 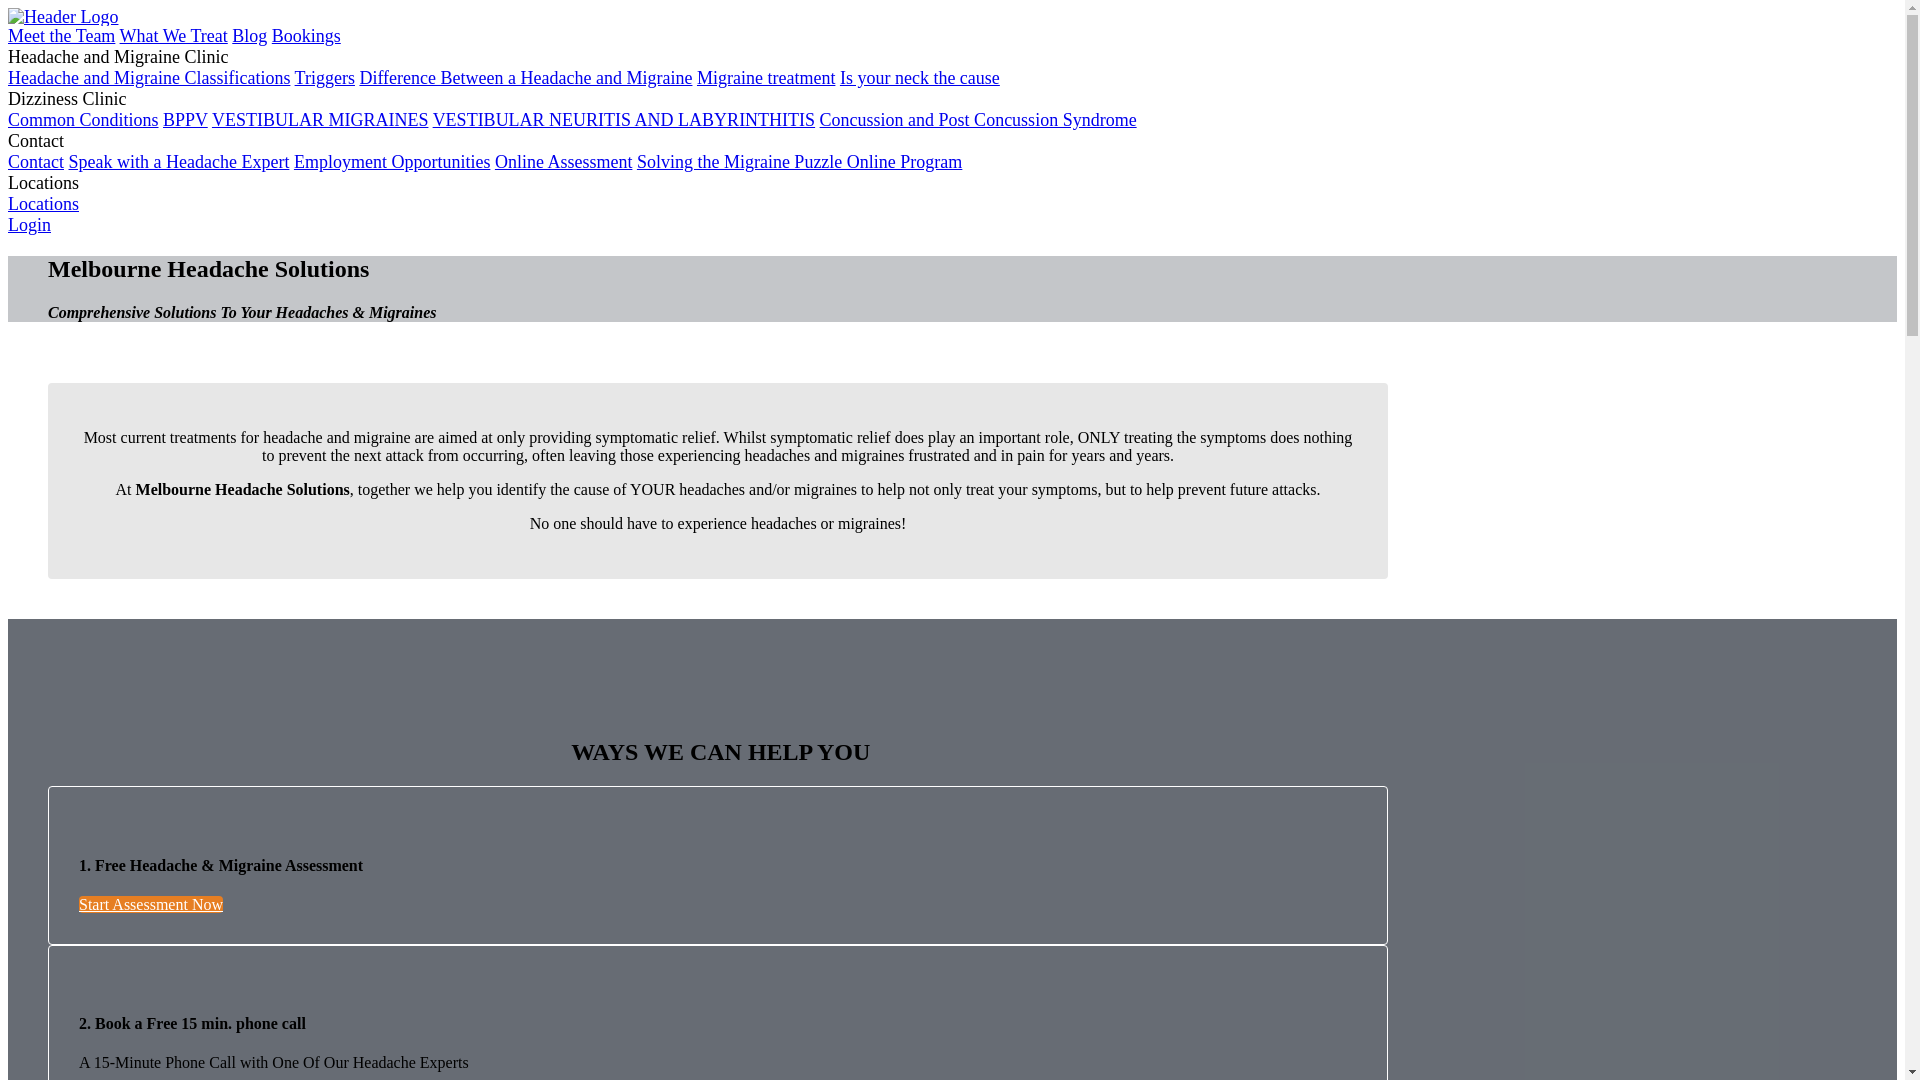 What do you see at coordinates (185, 119) in the screenshot?
I see `'BPPV'` at bounding box center [185, 119].